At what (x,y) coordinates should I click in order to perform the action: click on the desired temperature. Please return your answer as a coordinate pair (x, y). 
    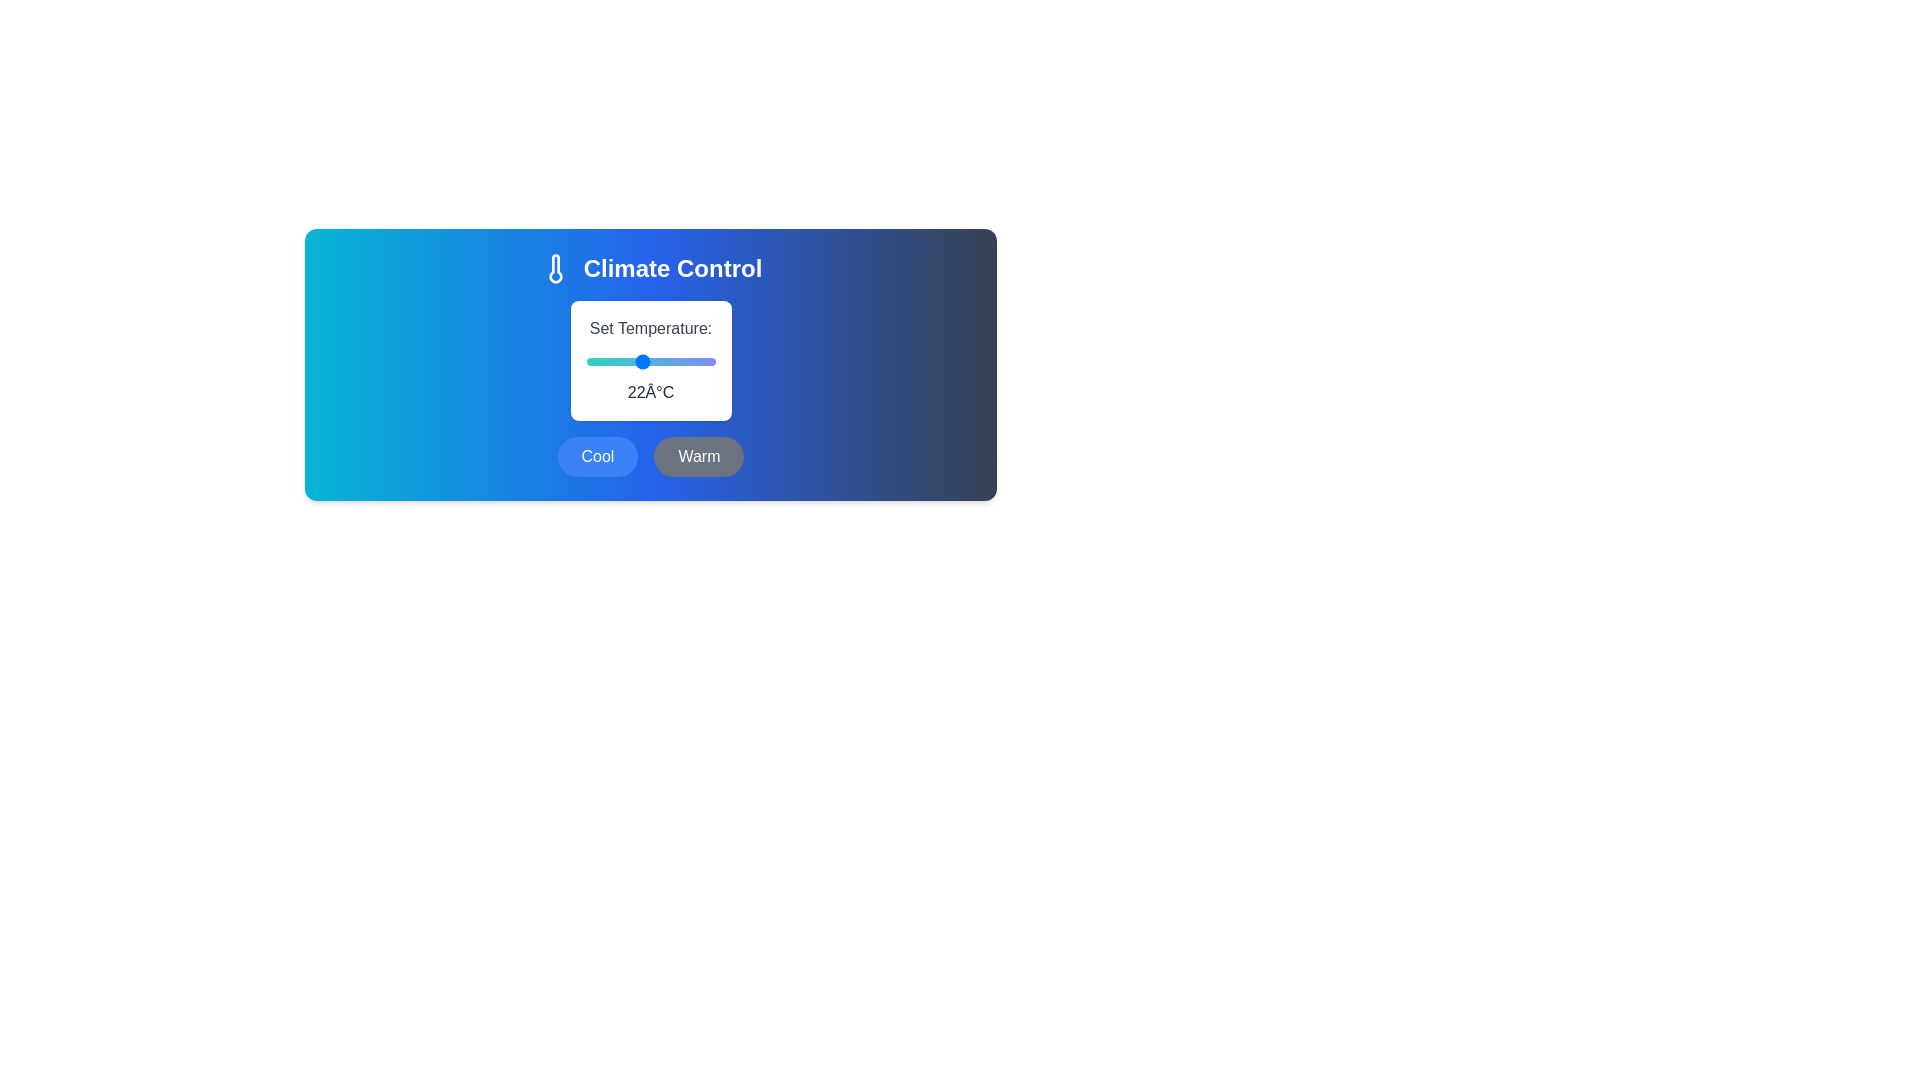
    Looking at the image, I should click on (594, 362).